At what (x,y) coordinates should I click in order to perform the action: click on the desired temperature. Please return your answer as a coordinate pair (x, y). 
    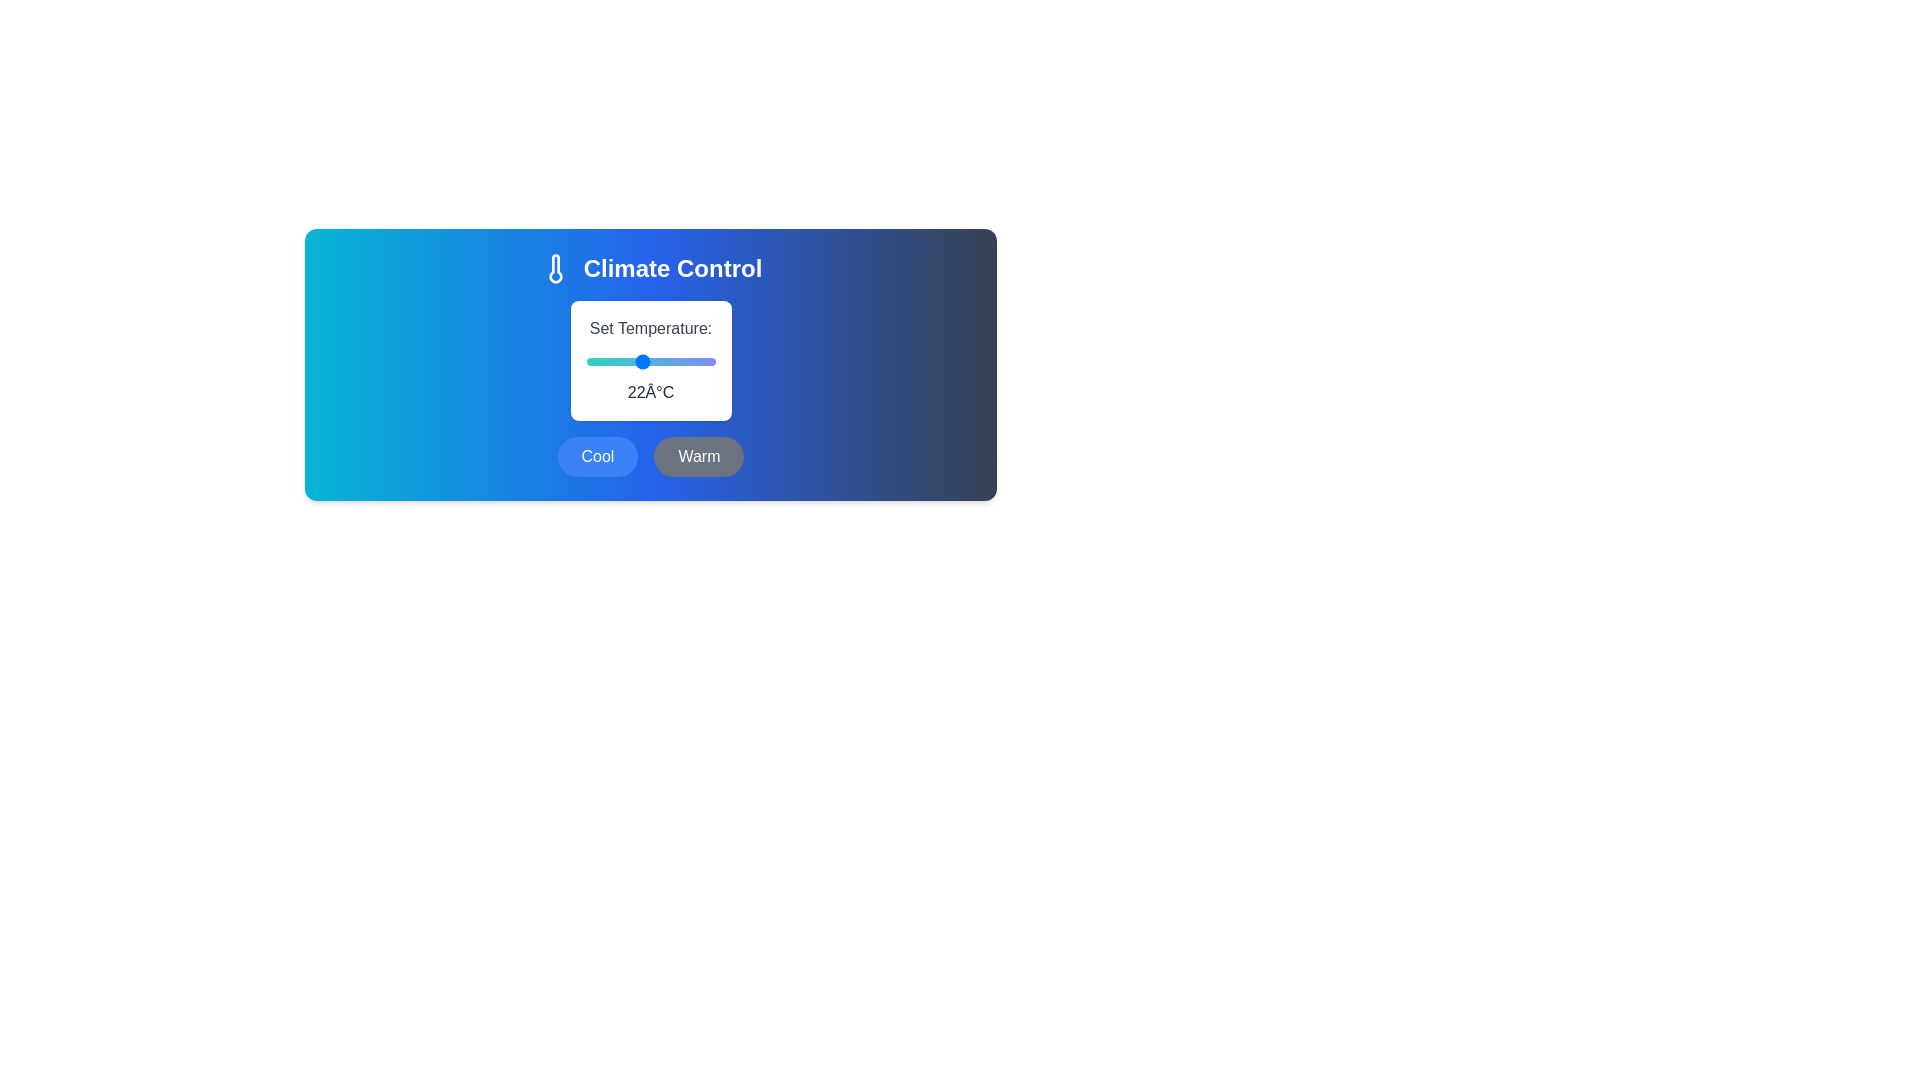
    Looking at the image, I should click on (594, 362).